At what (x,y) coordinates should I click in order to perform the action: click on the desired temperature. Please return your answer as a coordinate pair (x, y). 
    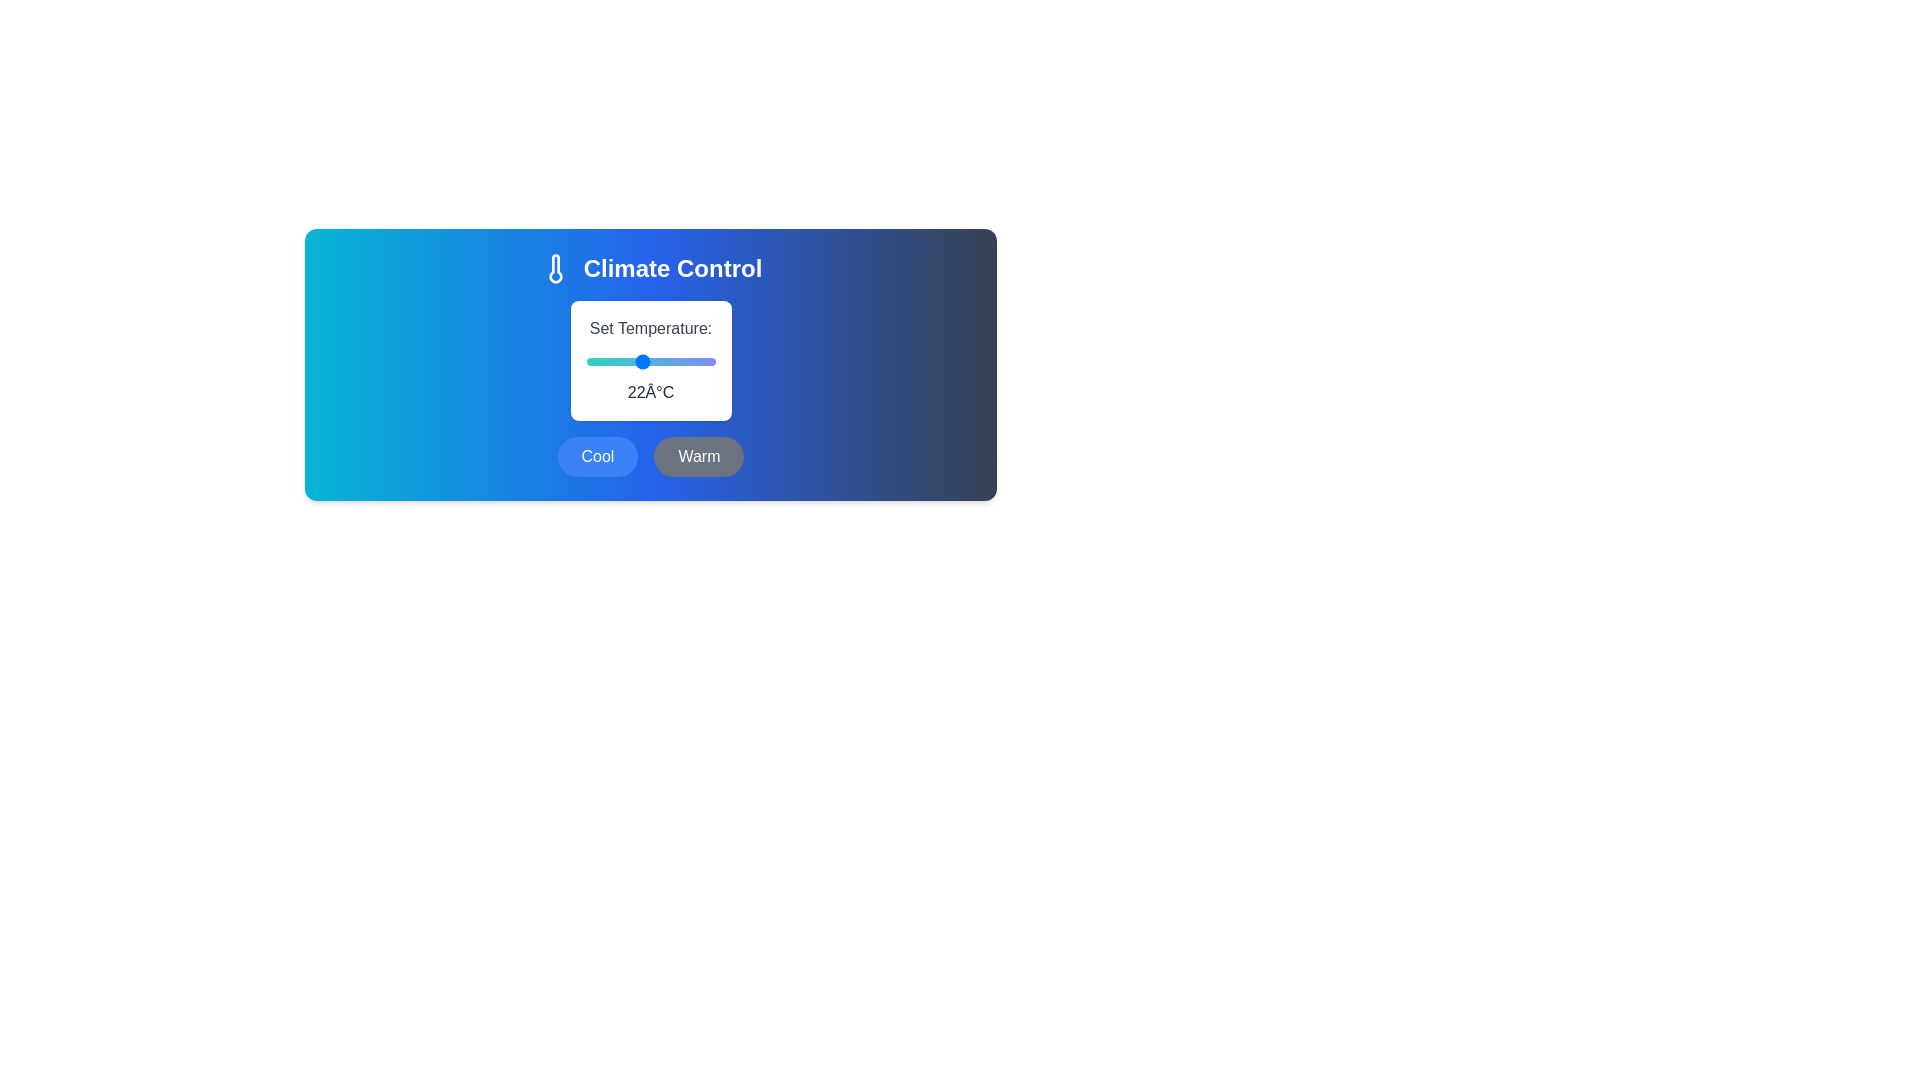
    Looking at the image, I should click on (594, 362).